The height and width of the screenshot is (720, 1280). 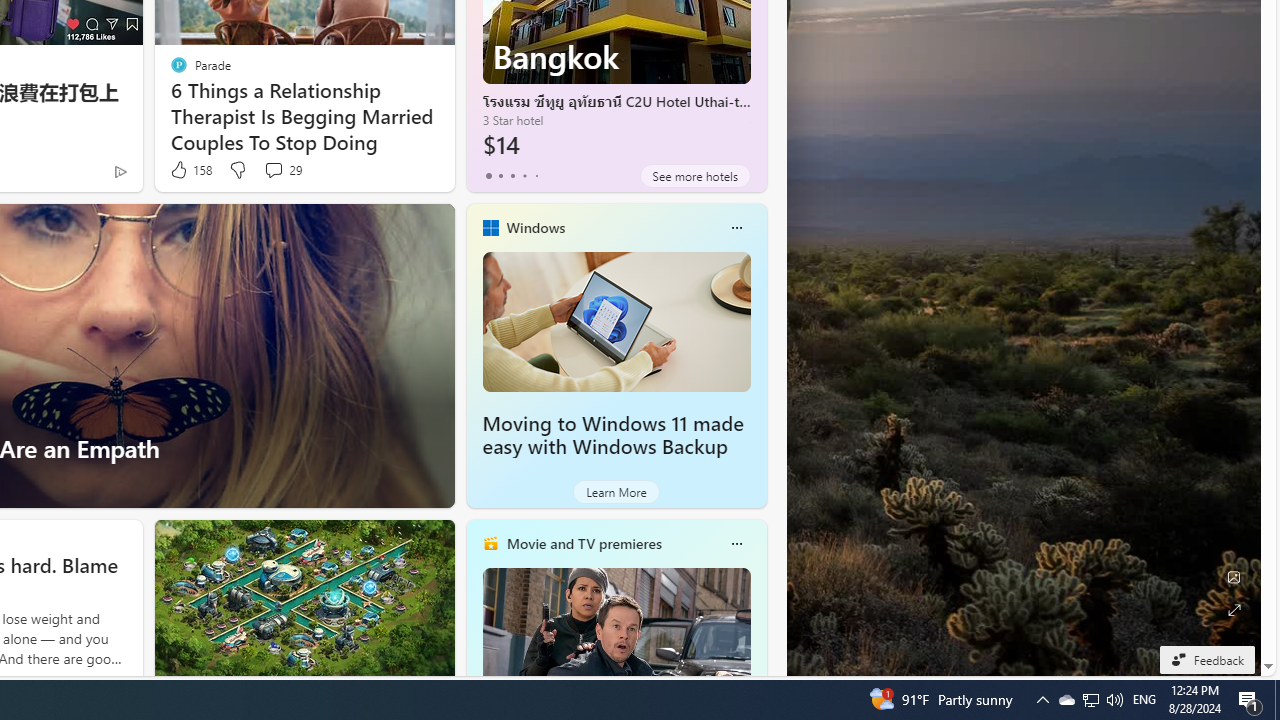 I want to click on 'Class: icon-img', so click(x=735, y=543).